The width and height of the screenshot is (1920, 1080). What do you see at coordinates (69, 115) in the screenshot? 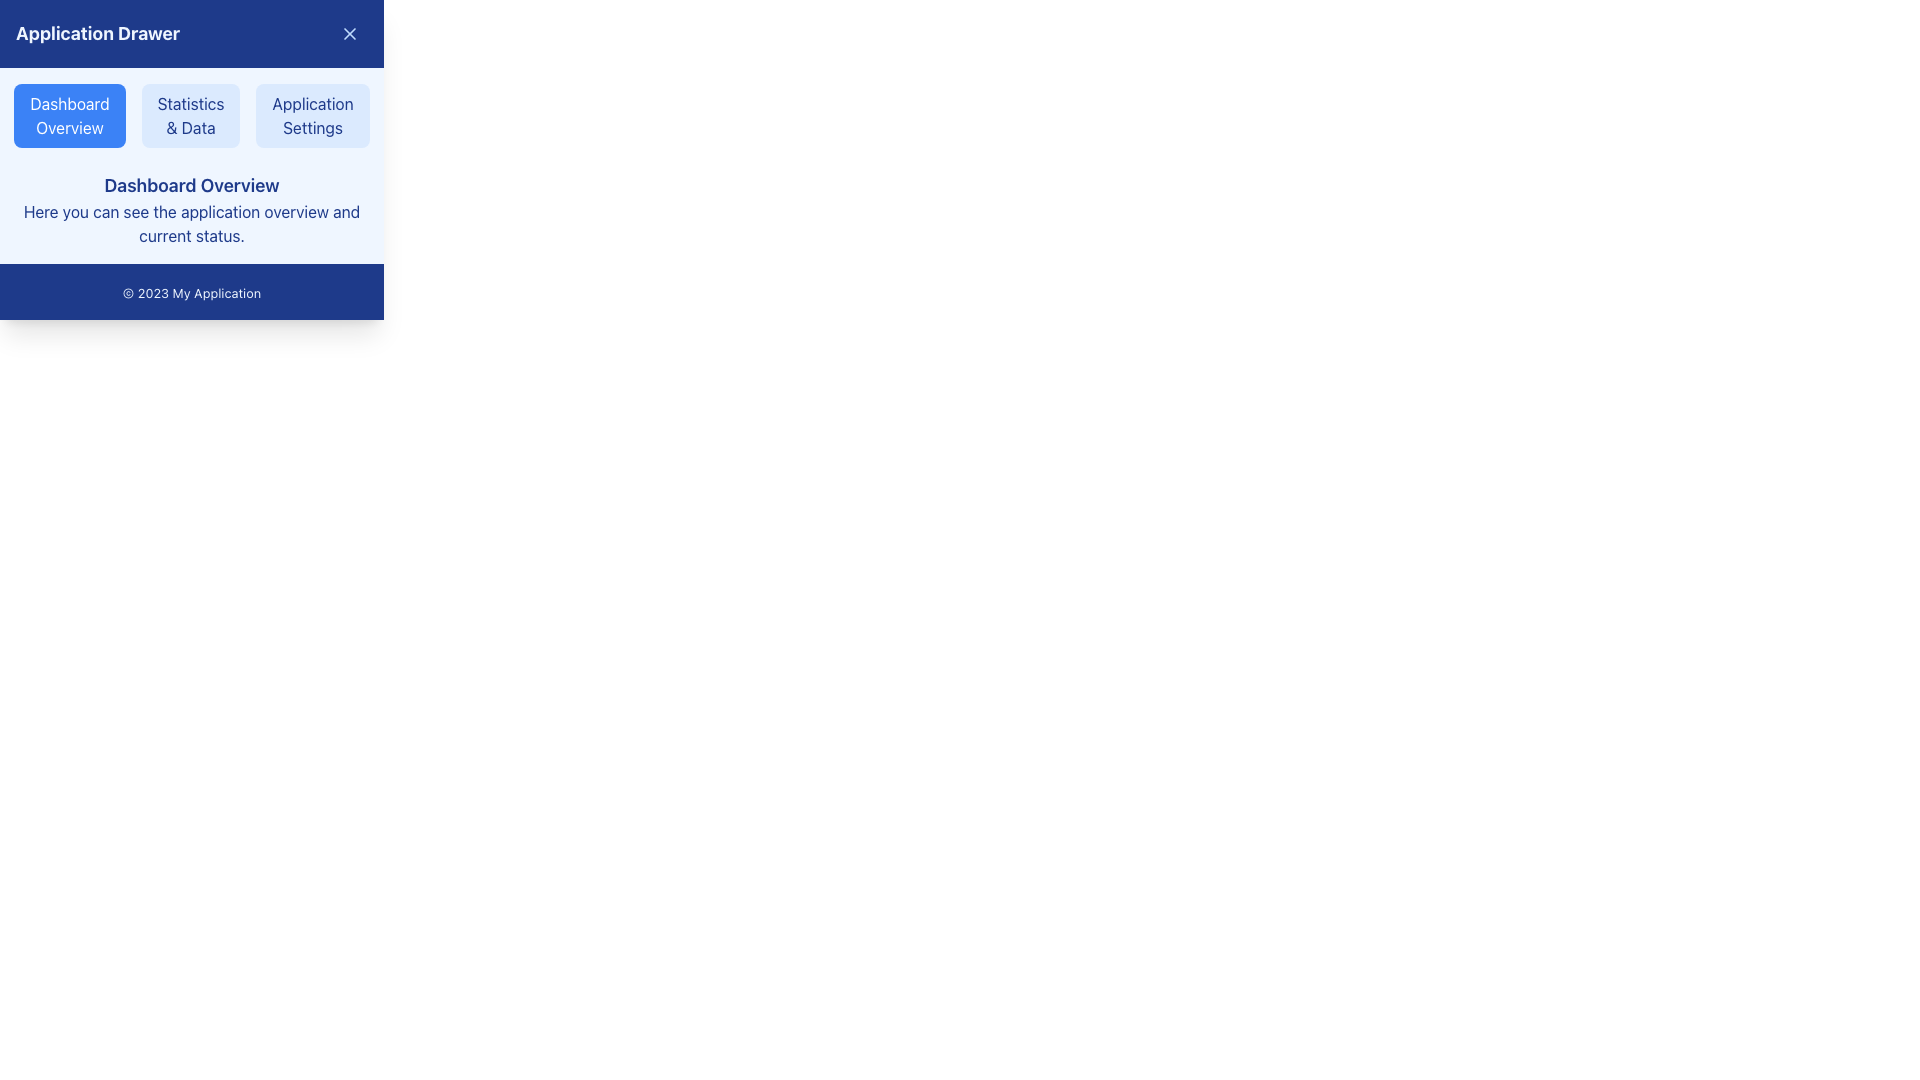
I see `the 'Dashboard Overview' button, which is a rectangular button with rounded corners, blue background, and white text` at bounding box center [69, 115].